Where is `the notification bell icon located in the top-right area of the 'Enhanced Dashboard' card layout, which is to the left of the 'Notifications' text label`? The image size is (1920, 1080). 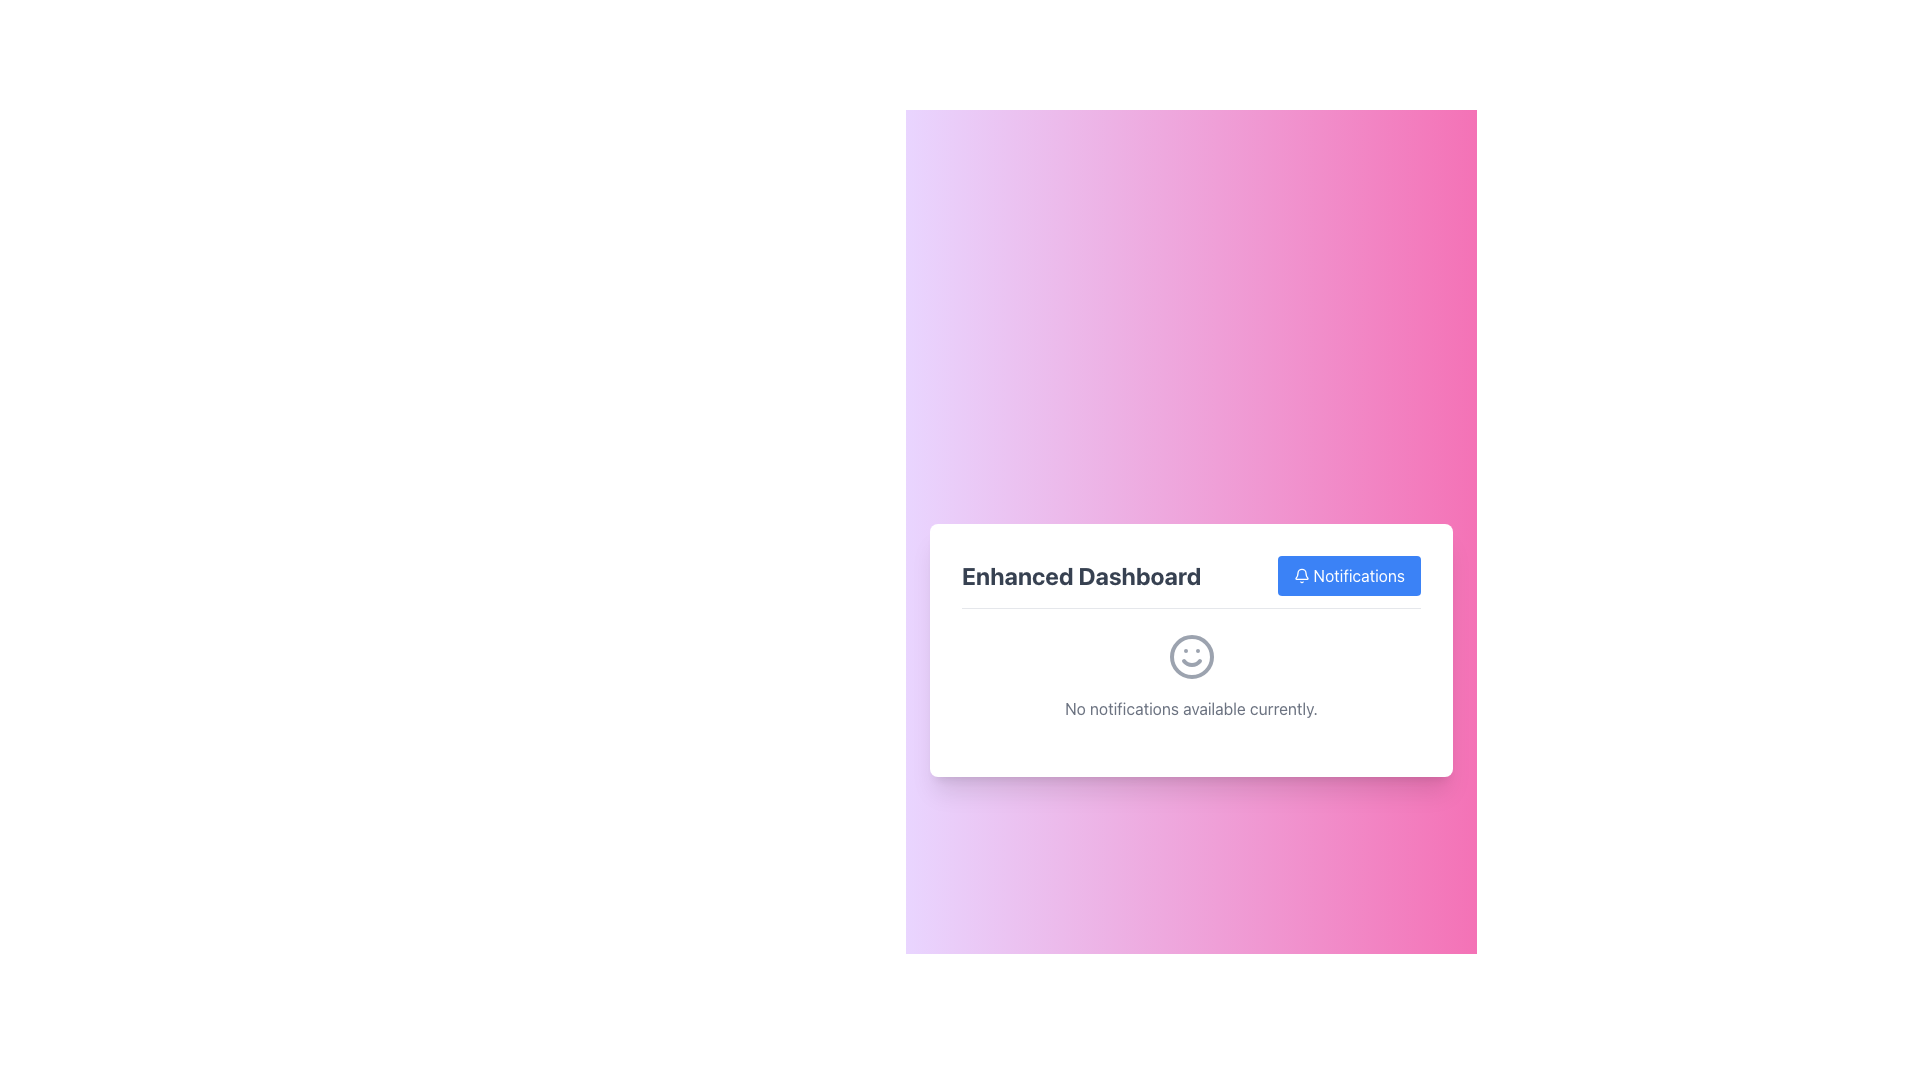 the notification bell icon located in the top-right area of the 'Enhanced Dashboard' card layout, which is to the left of the 'Notifications' text label is located at coordinates (1301, 575).